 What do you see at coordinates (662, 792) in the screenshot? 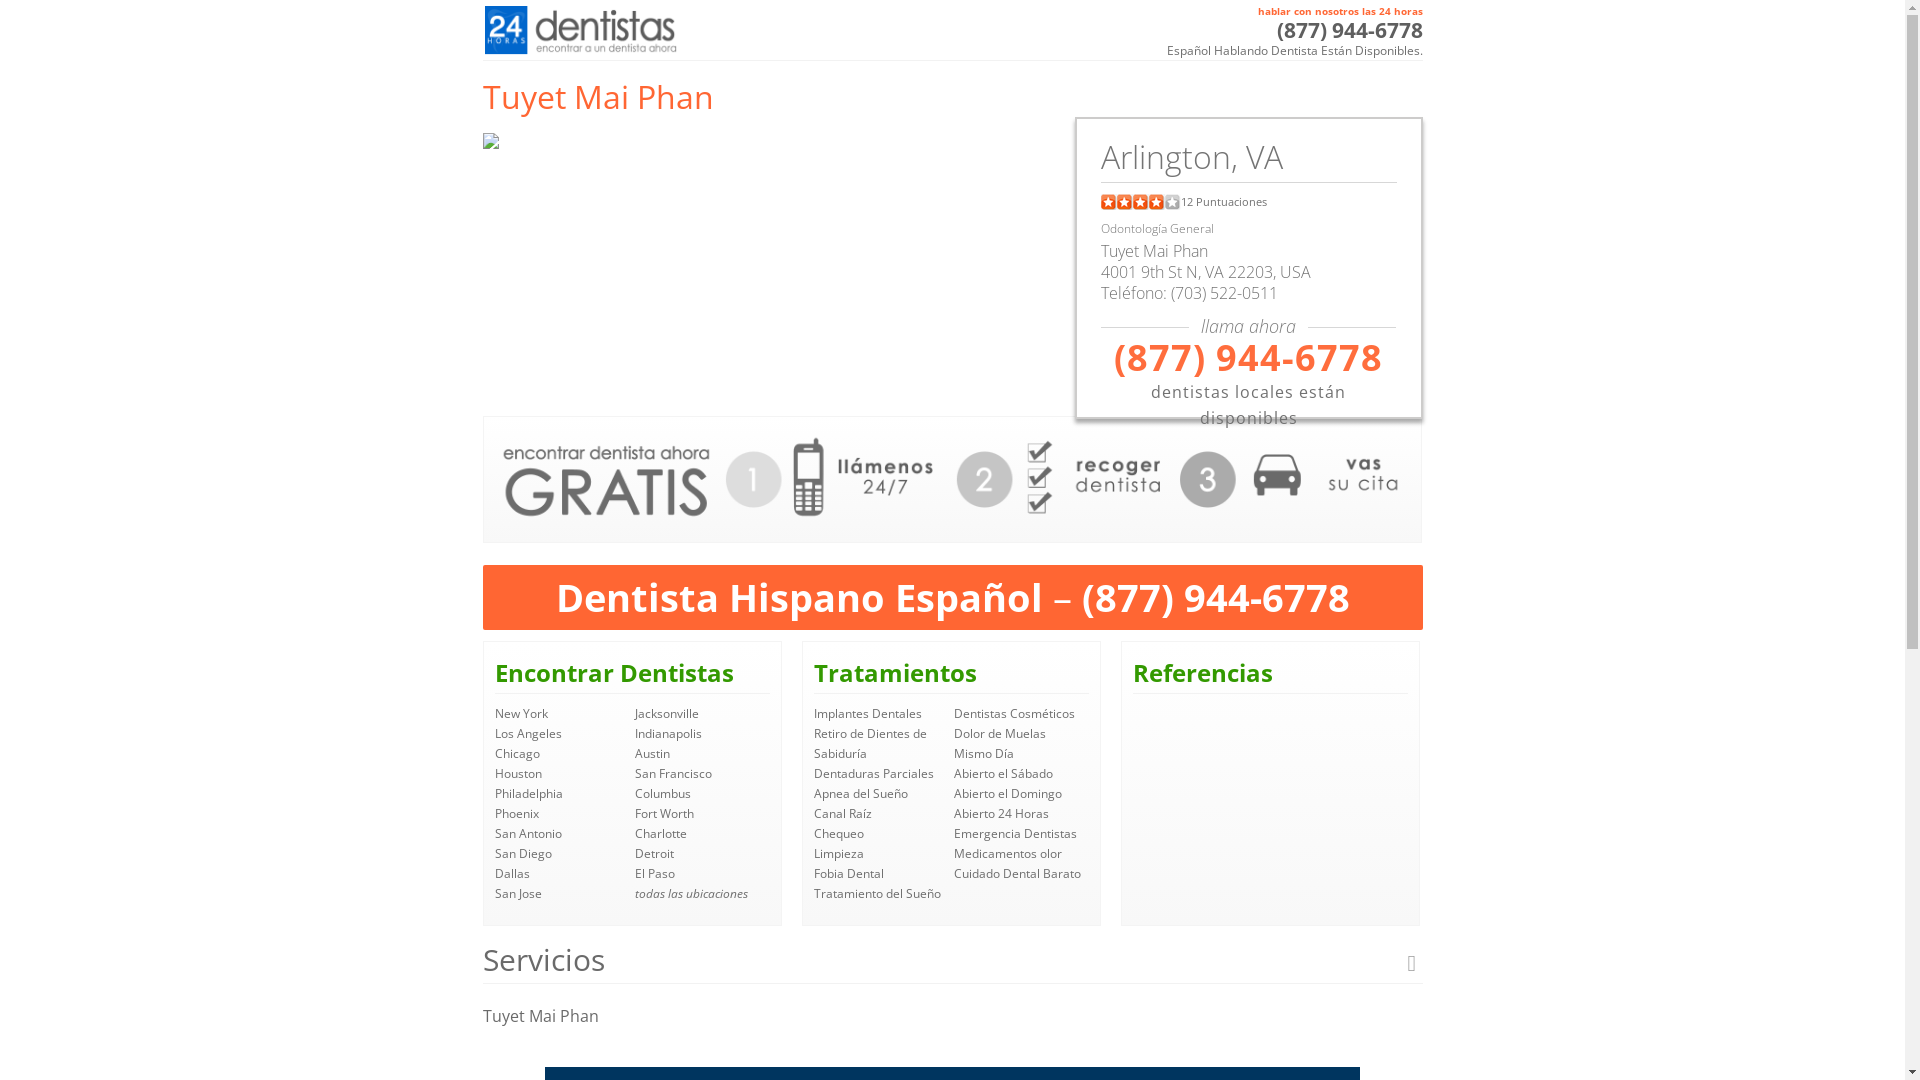
I see `'Columbus'` at bounding box center [662, 792].